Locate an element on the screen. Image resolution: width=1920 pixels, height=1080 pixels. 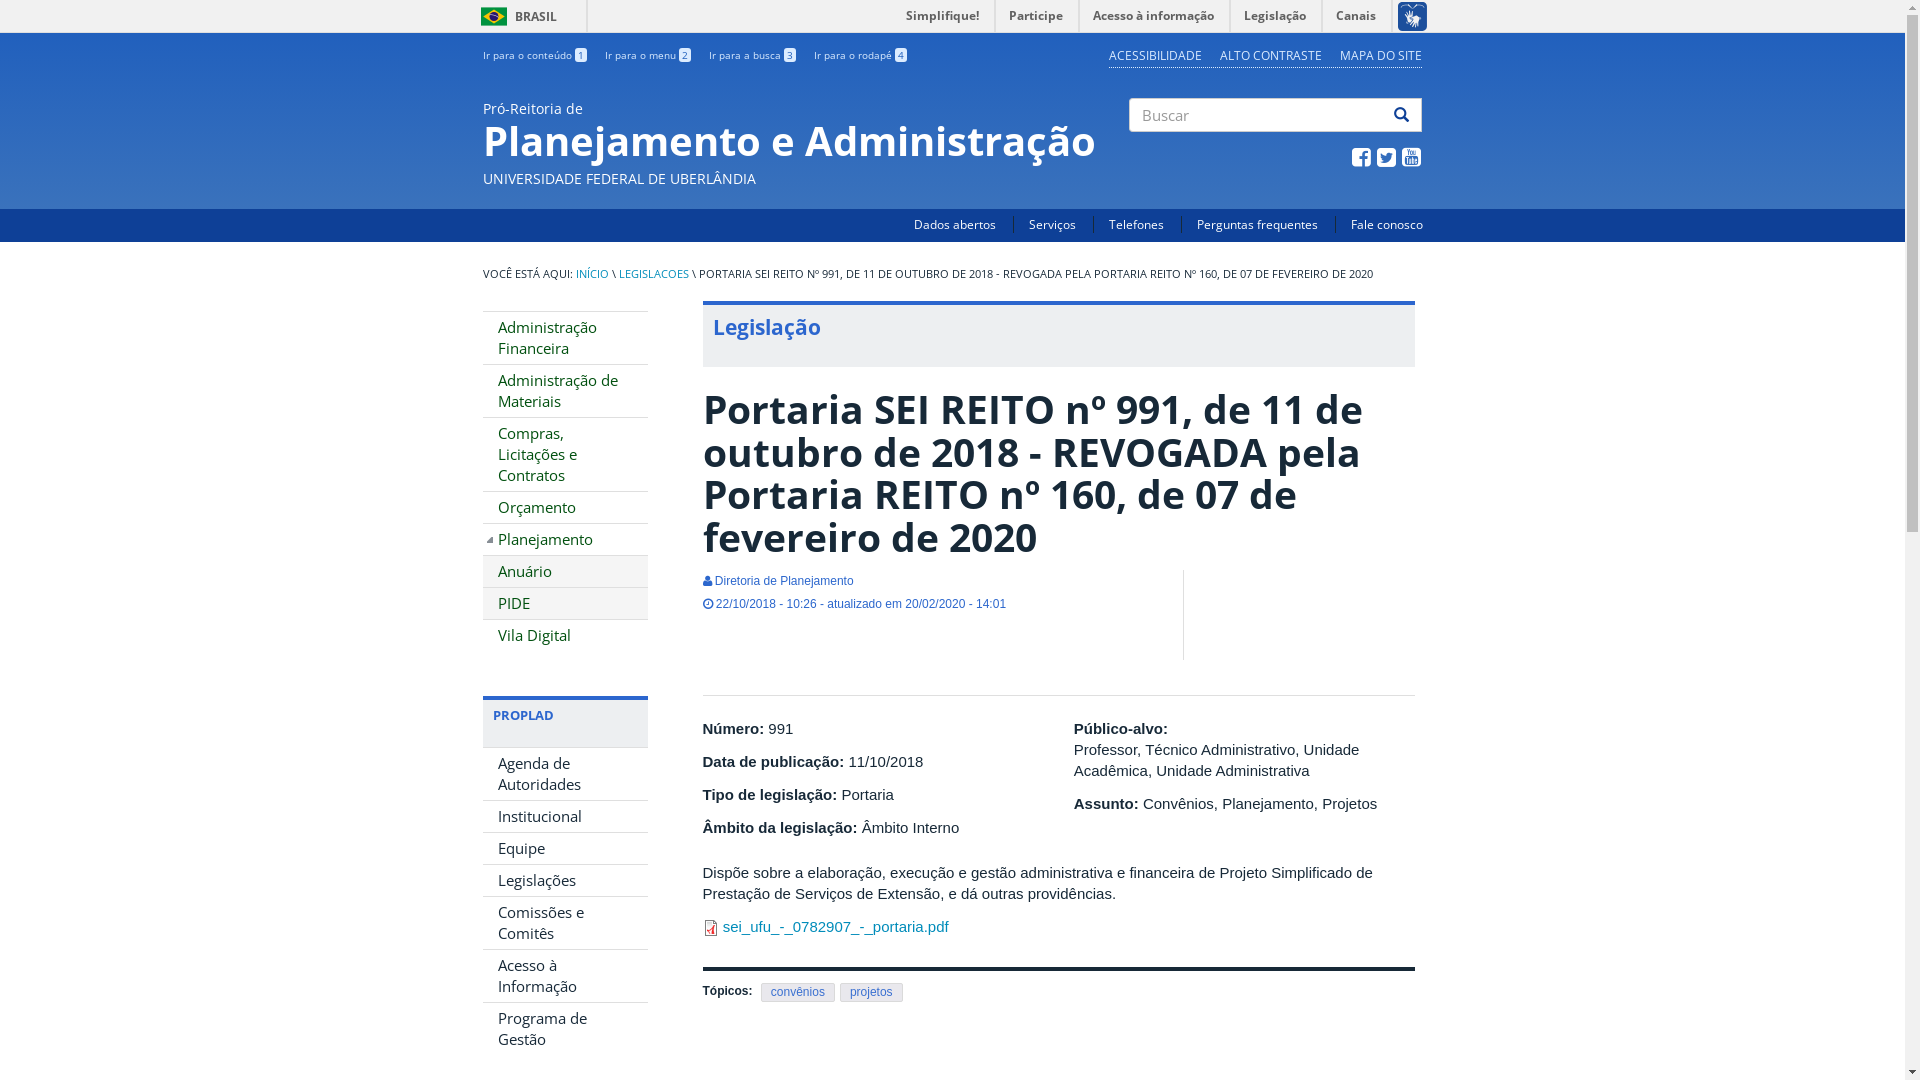
'MAPA DO SITE' is located at coordinates (1339, 54).